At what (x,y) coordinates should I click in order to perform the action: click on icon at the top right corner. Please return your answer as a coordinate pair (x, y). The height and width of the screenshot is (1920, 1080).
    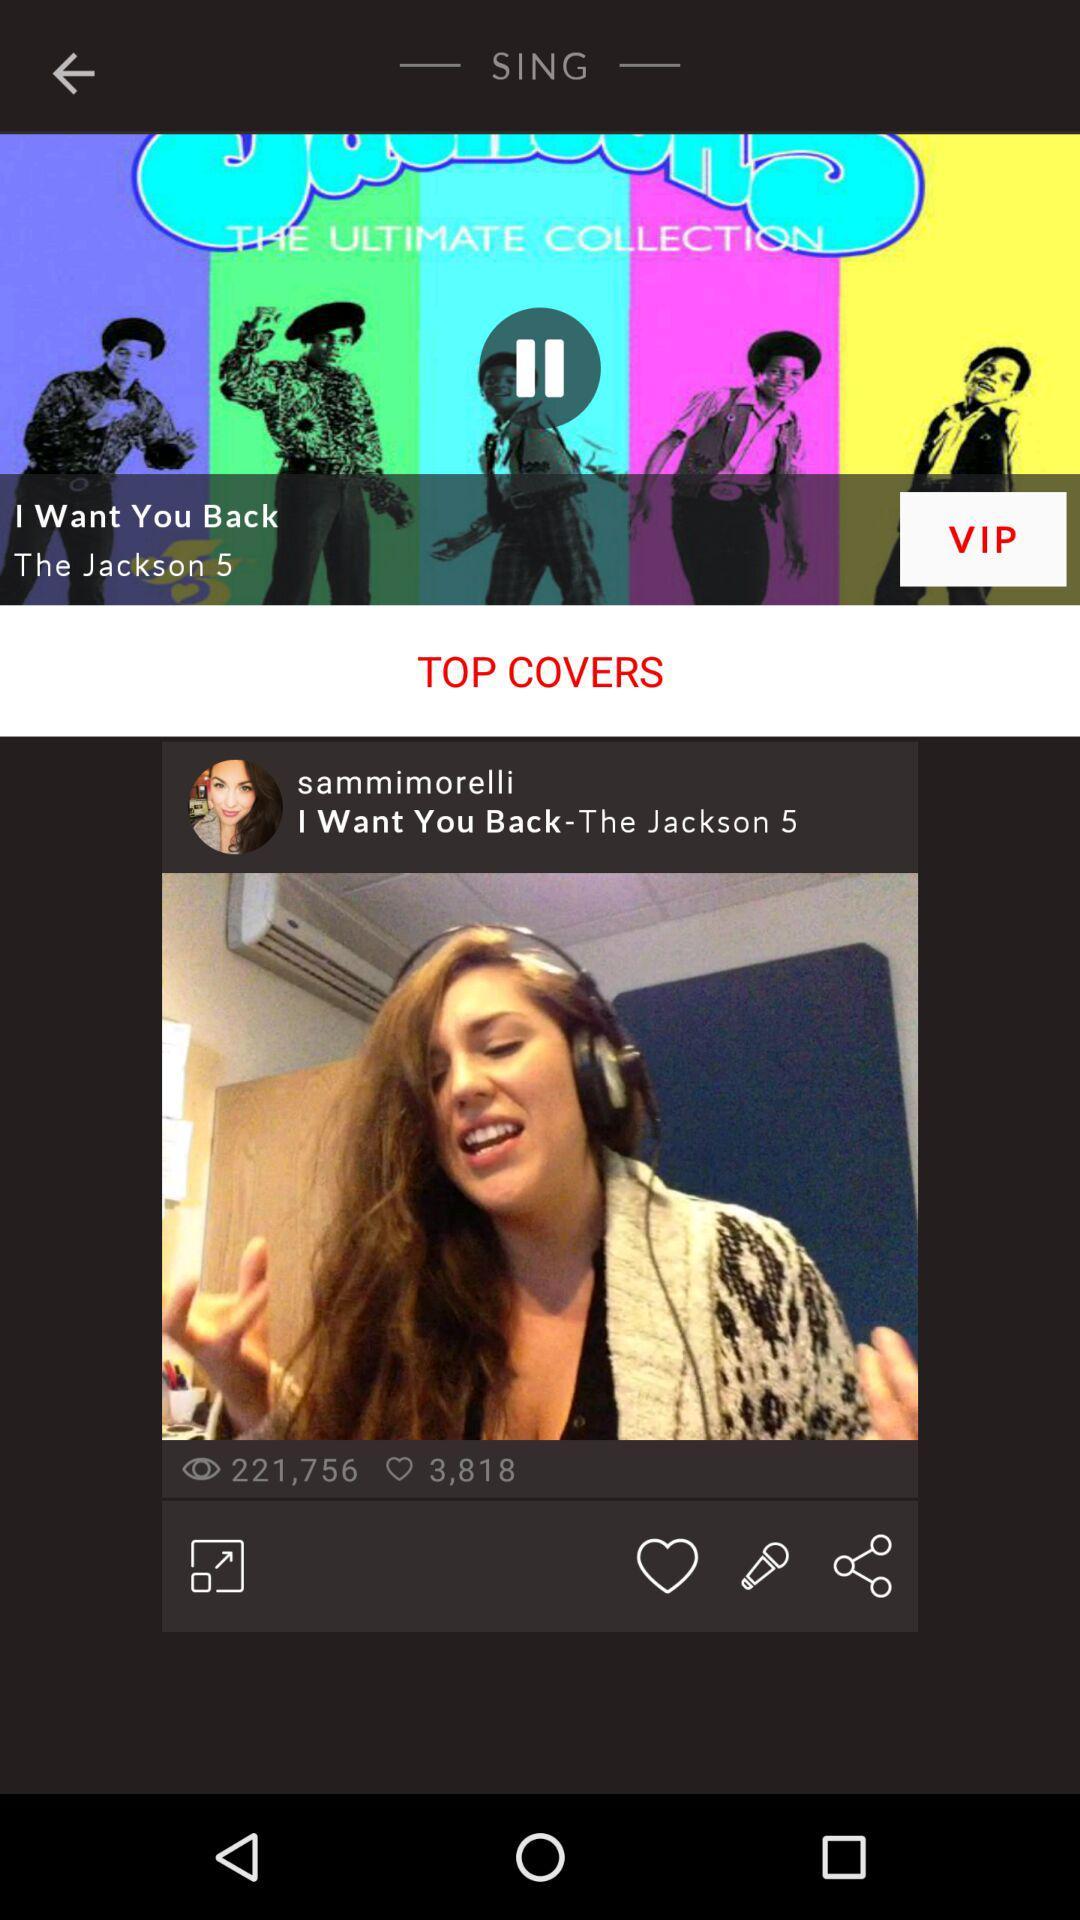
    Looking at the image, I should click on (982, 539).